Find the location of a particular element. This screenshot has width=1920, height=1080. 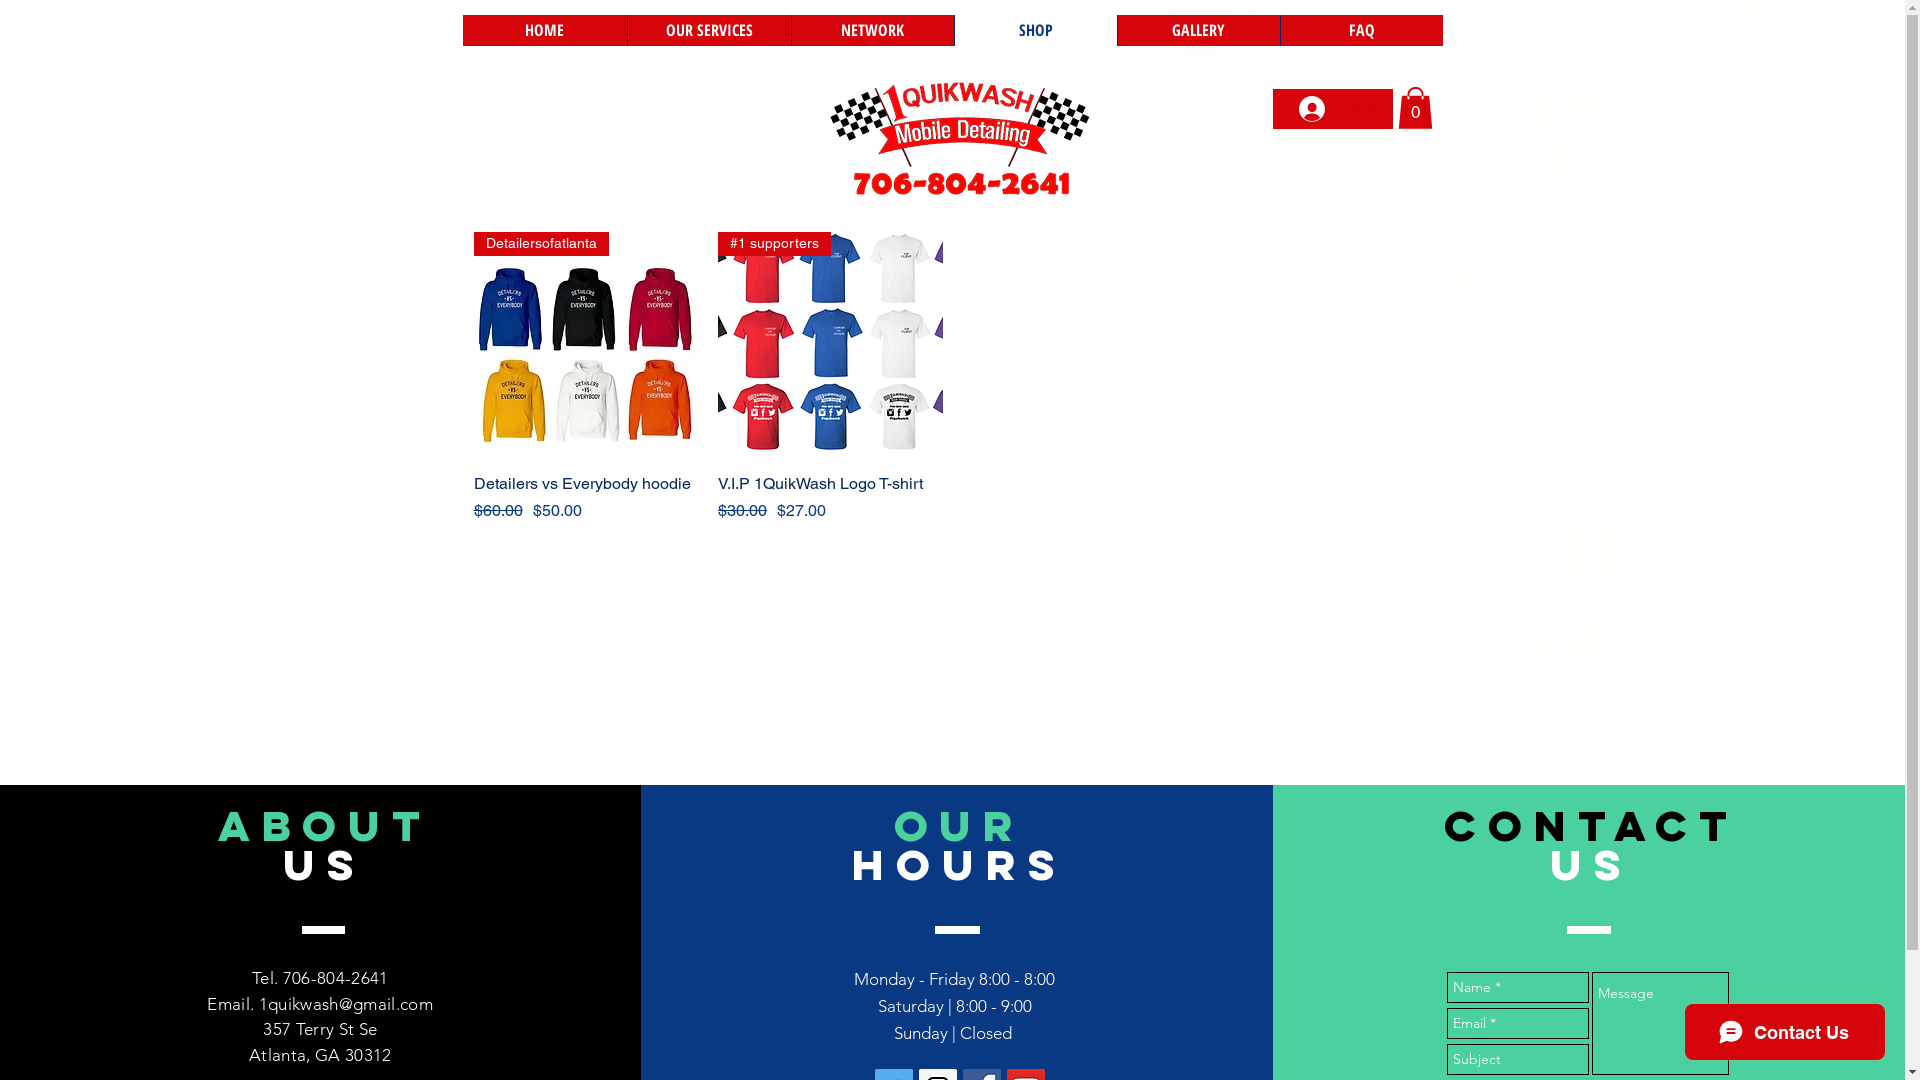

'NETWORK' is located at coordinates (871, 30).